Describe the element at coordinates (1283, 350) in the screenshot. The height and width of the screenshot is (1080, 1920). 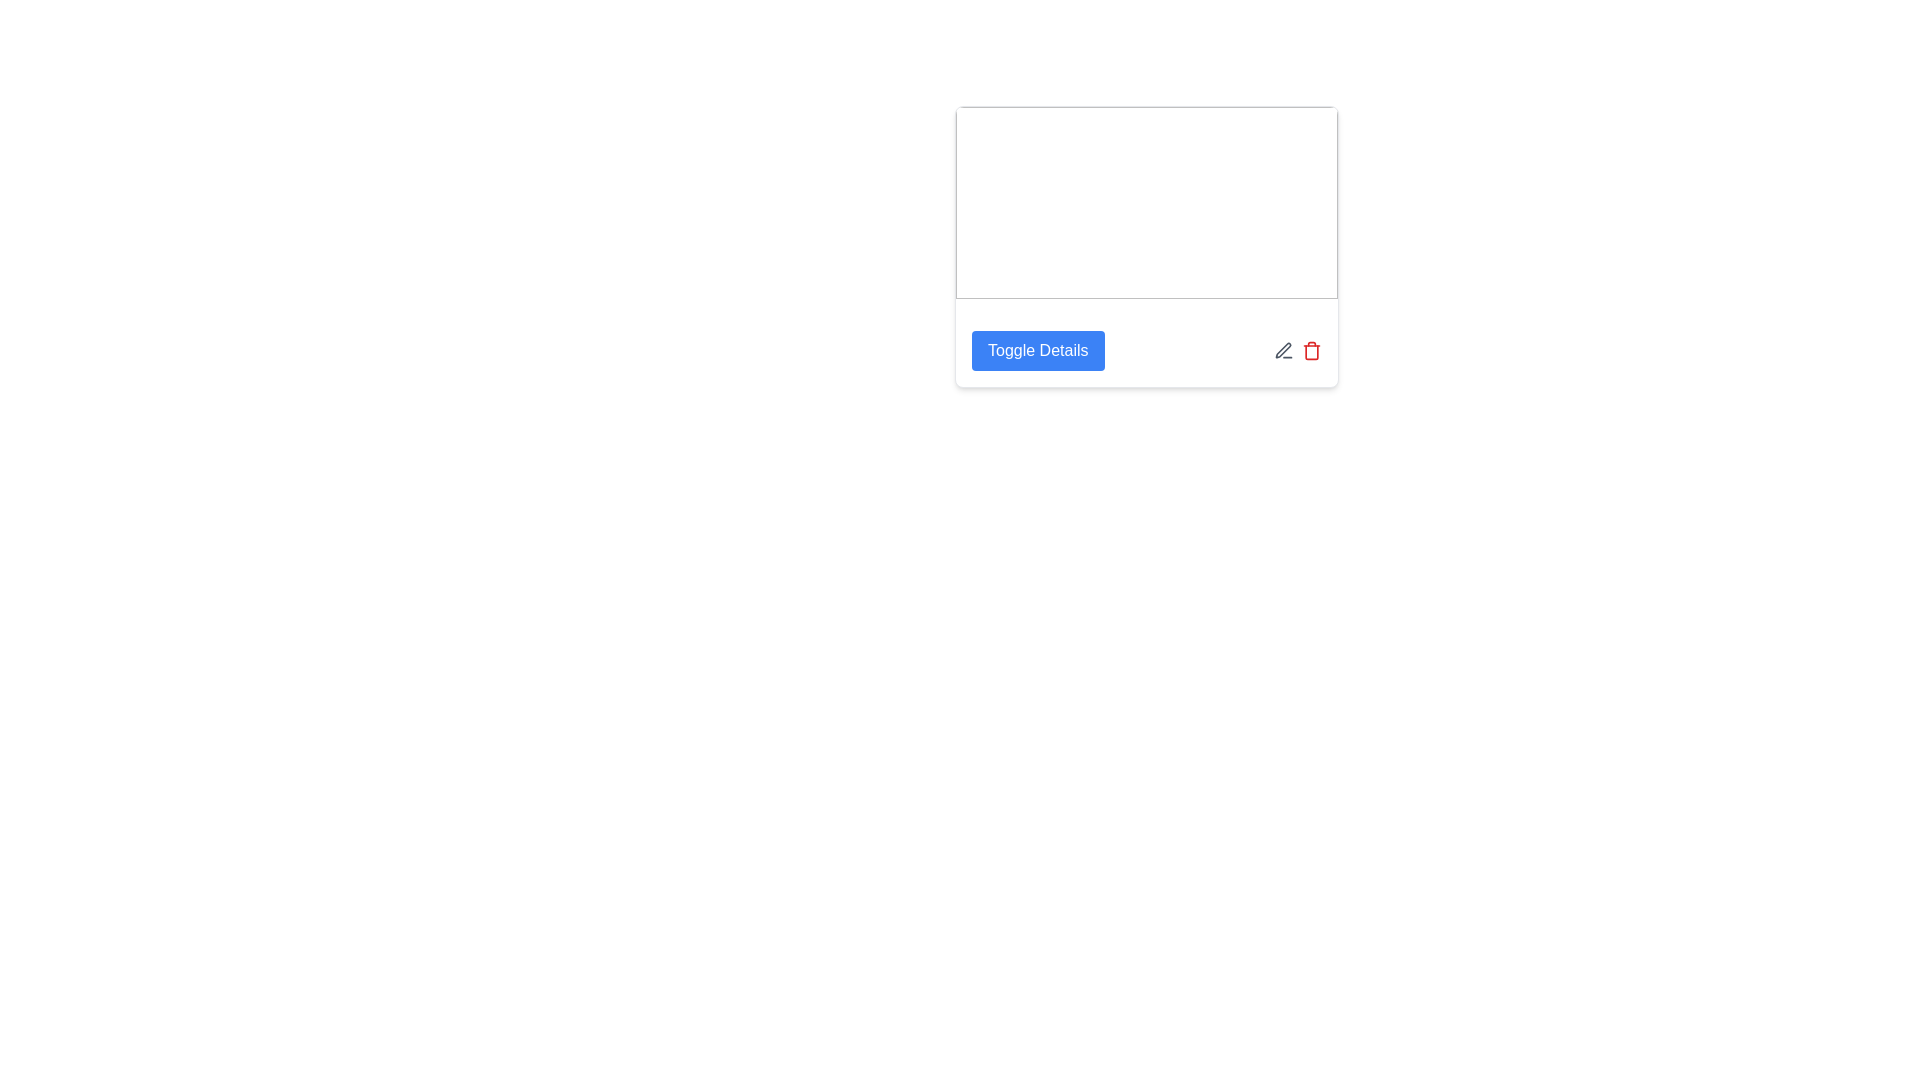
I see `the leftmost icon button near the bottom right corner of a white rectangular box to initiate the editing action on the associated content` at that location.